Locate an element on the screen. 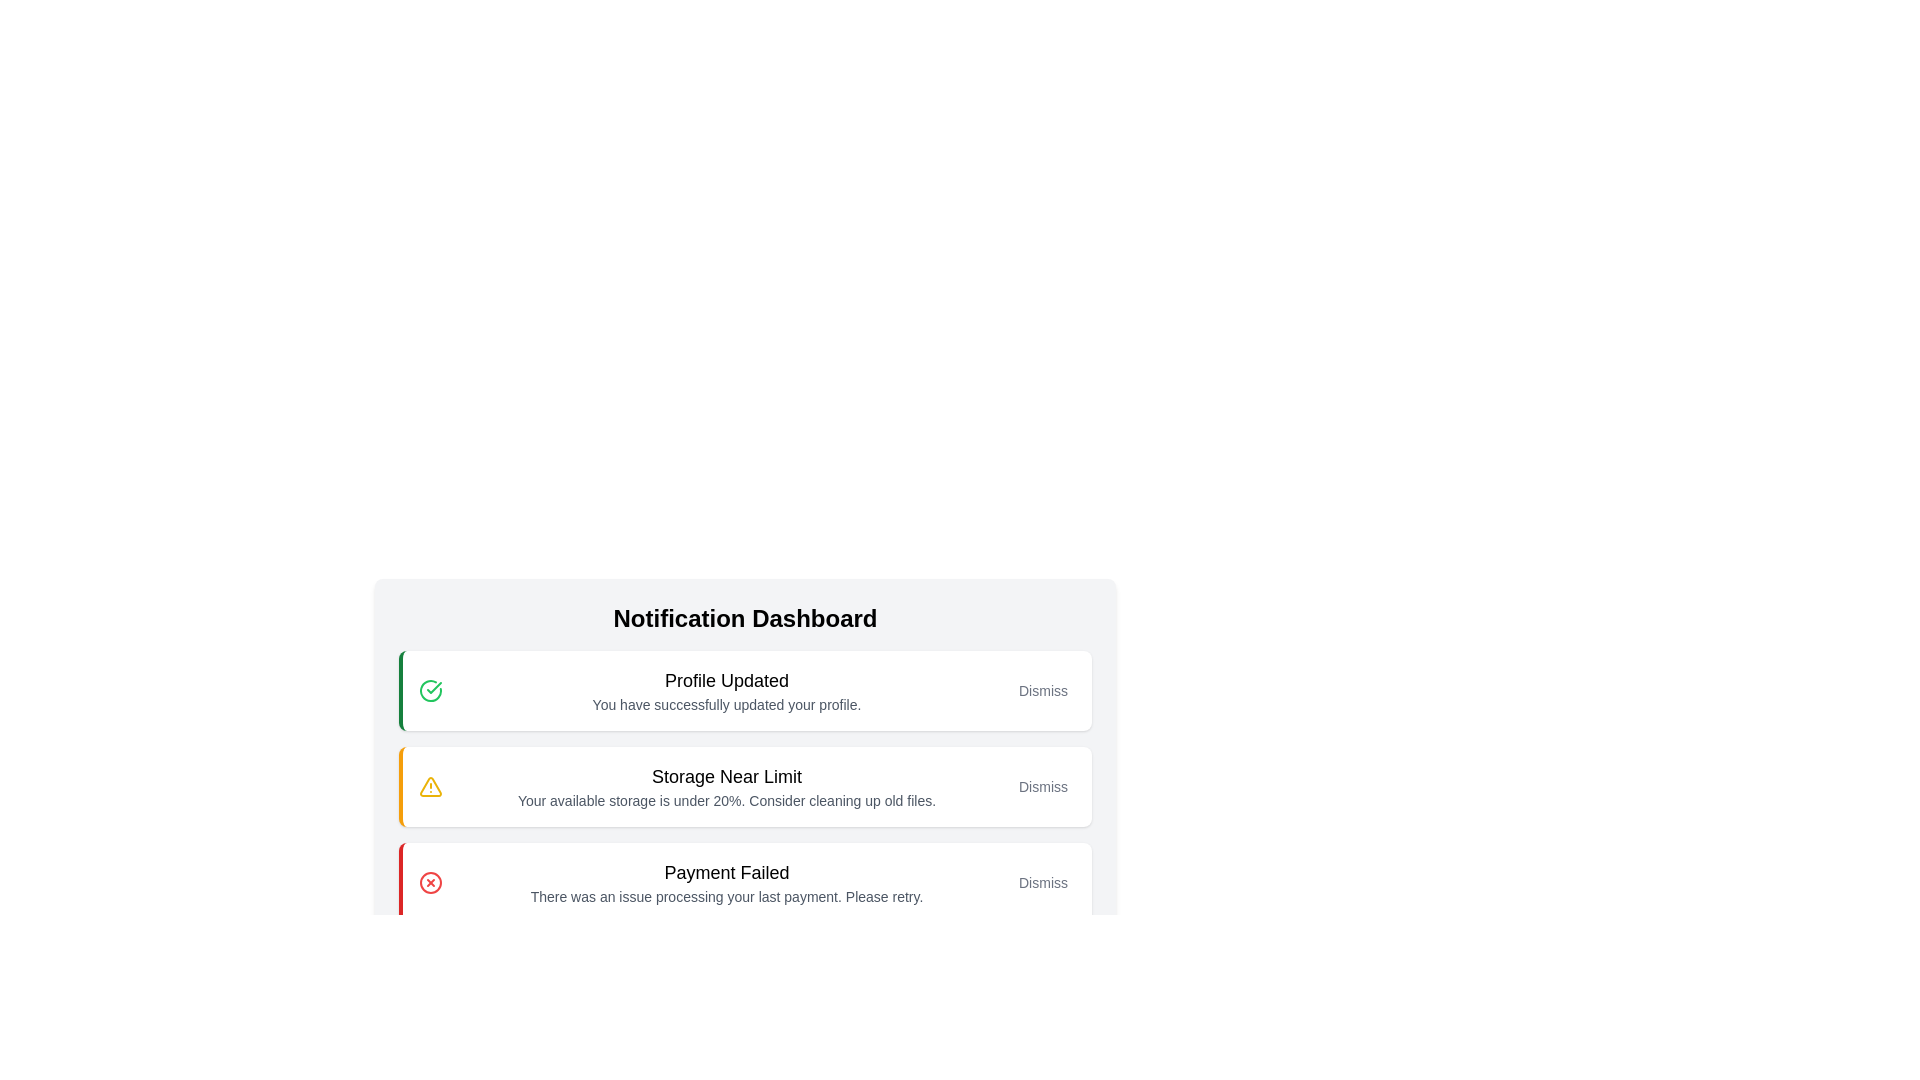  the Text label located under the 'Storage Near Limit' notification panel, which suggests cleaning up old files due to low available space is located at coordinates (725, 800).